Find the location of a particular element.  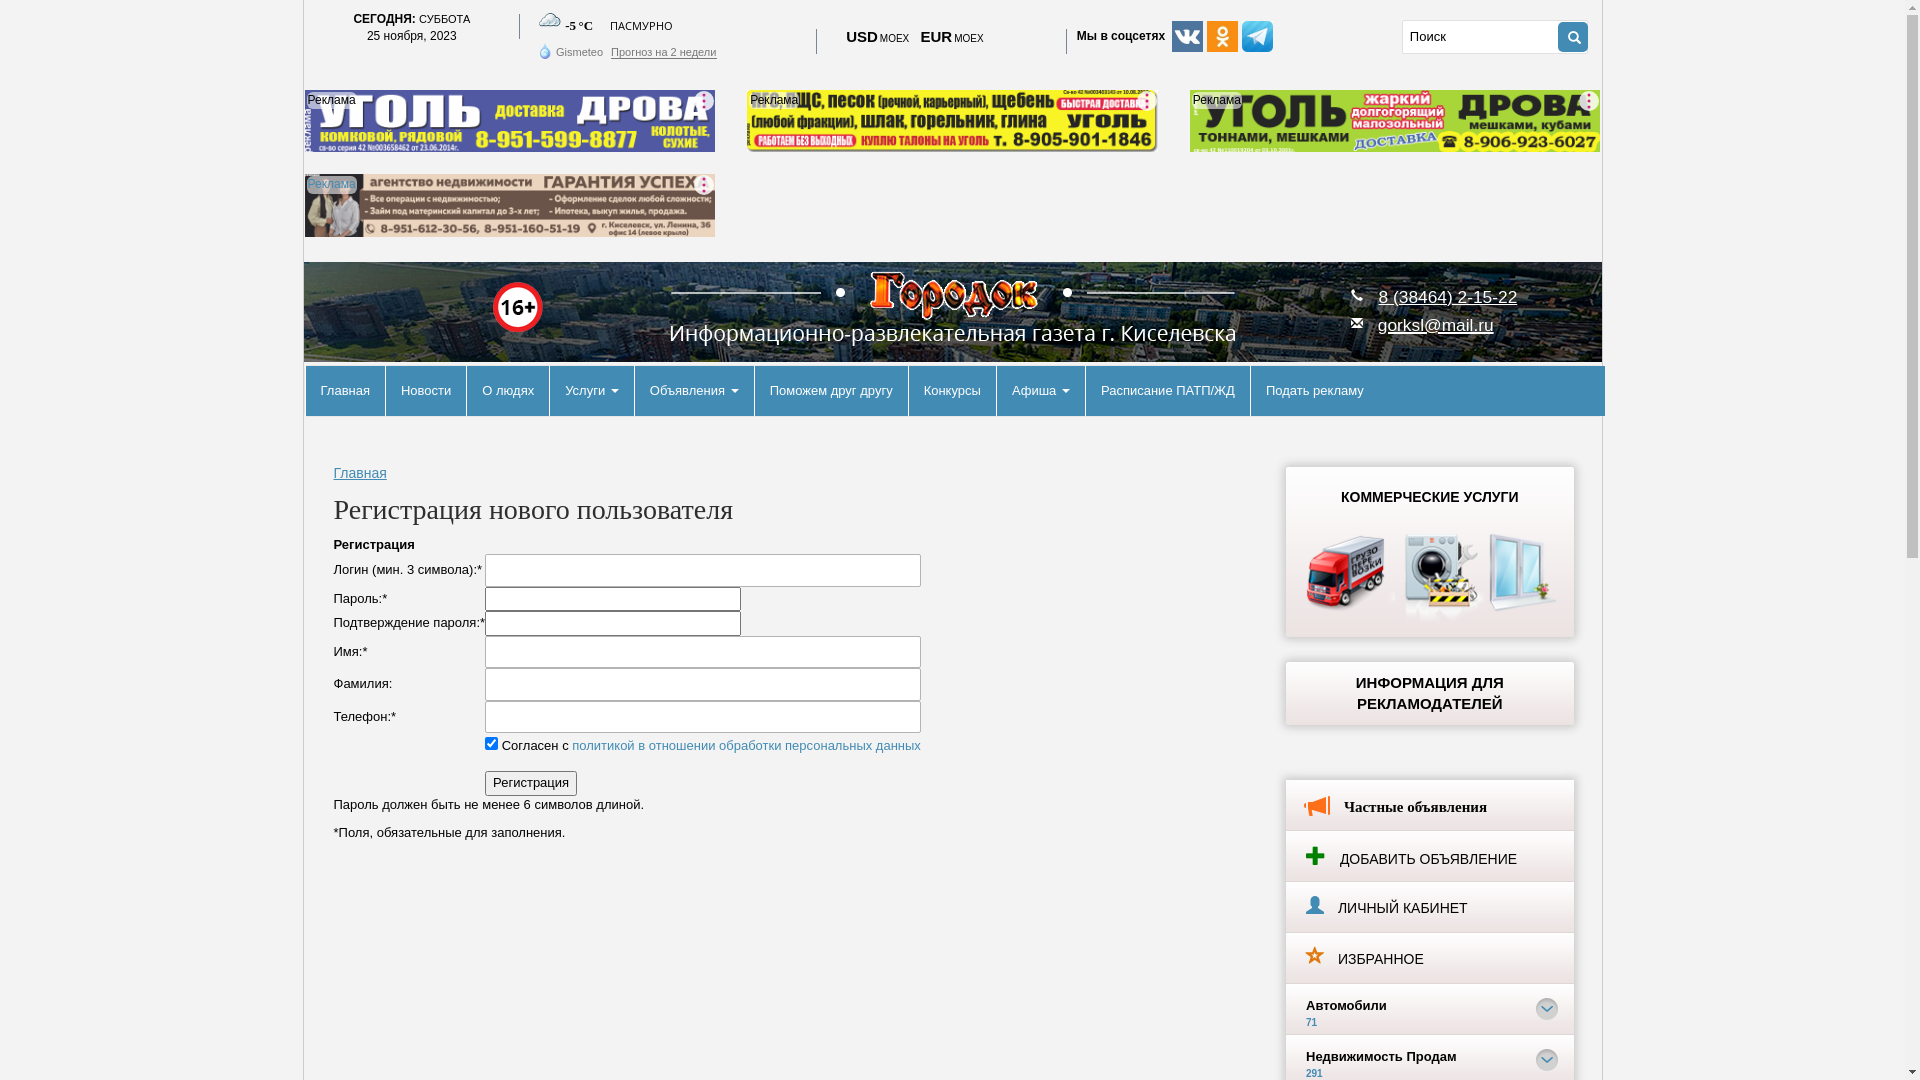

'8 (38464) 2-15-22' is located at coordinates (1377, 297).